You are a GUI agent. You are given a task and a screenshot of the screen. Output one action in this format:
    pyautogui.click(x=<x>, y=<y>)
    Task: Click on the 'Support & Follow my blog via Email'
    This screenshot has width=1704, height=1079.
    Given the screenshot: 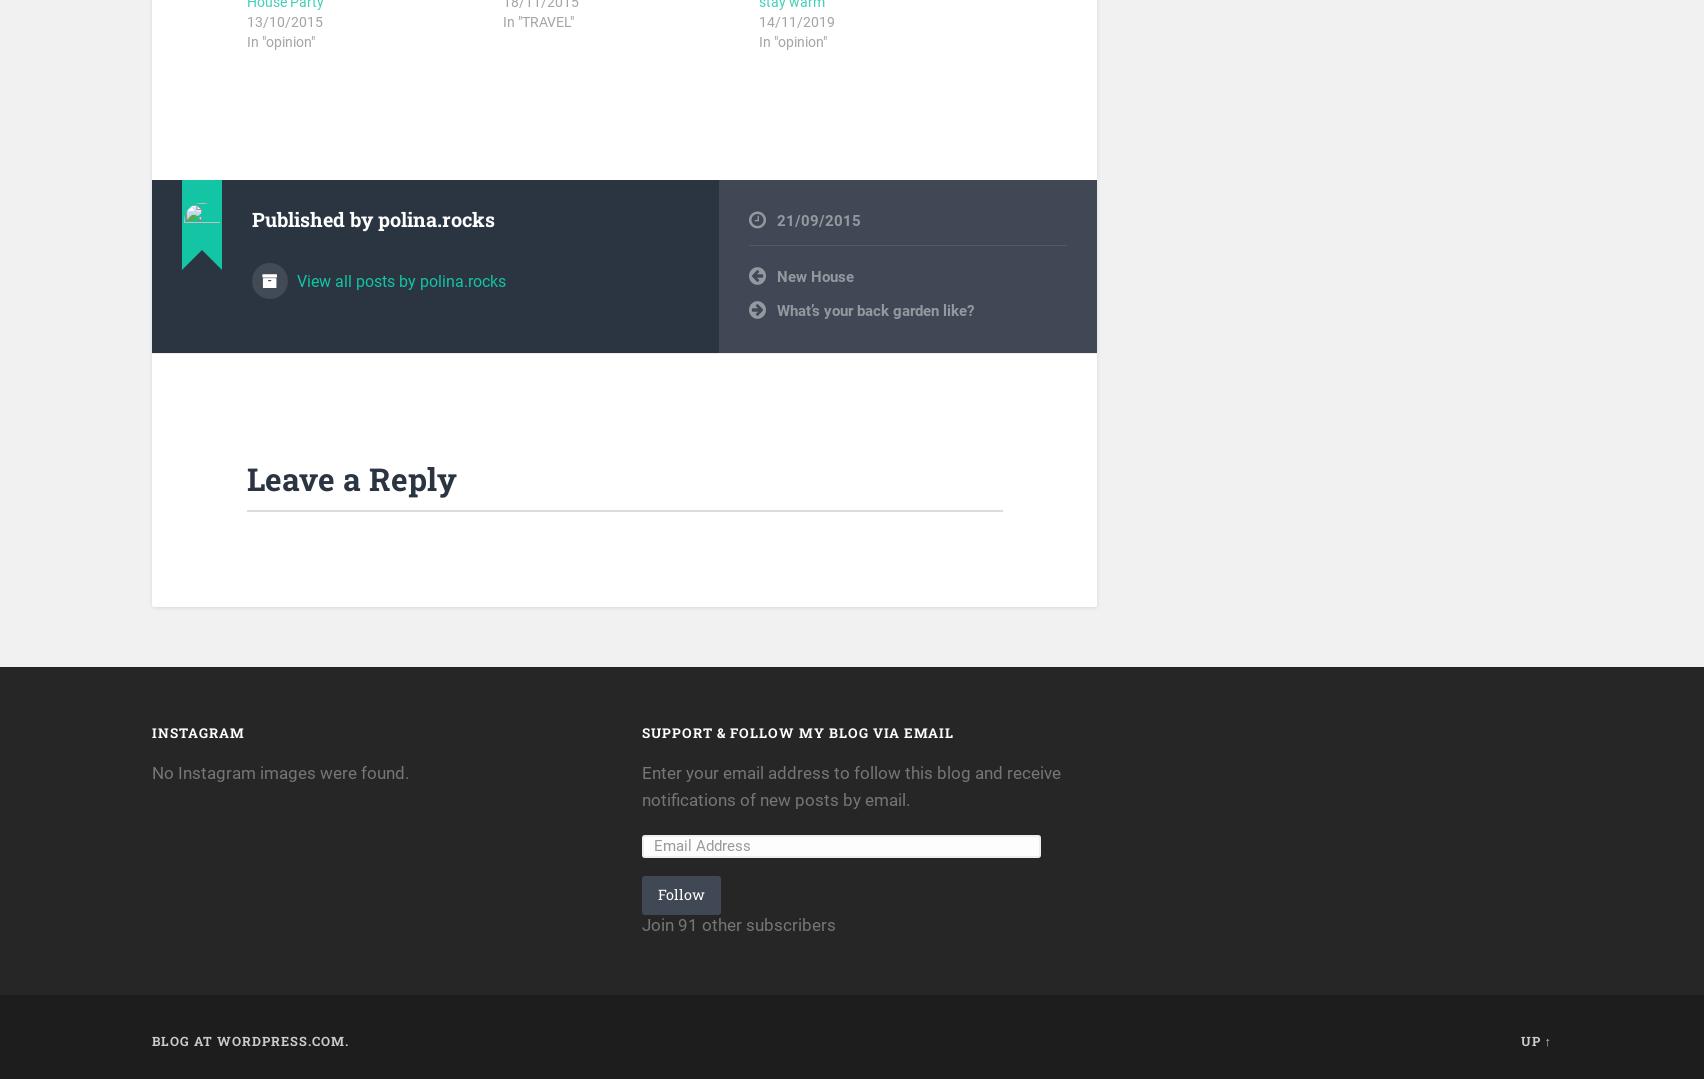 What is the action you would take?
    pyautogui.click(x=641, y=730)
    